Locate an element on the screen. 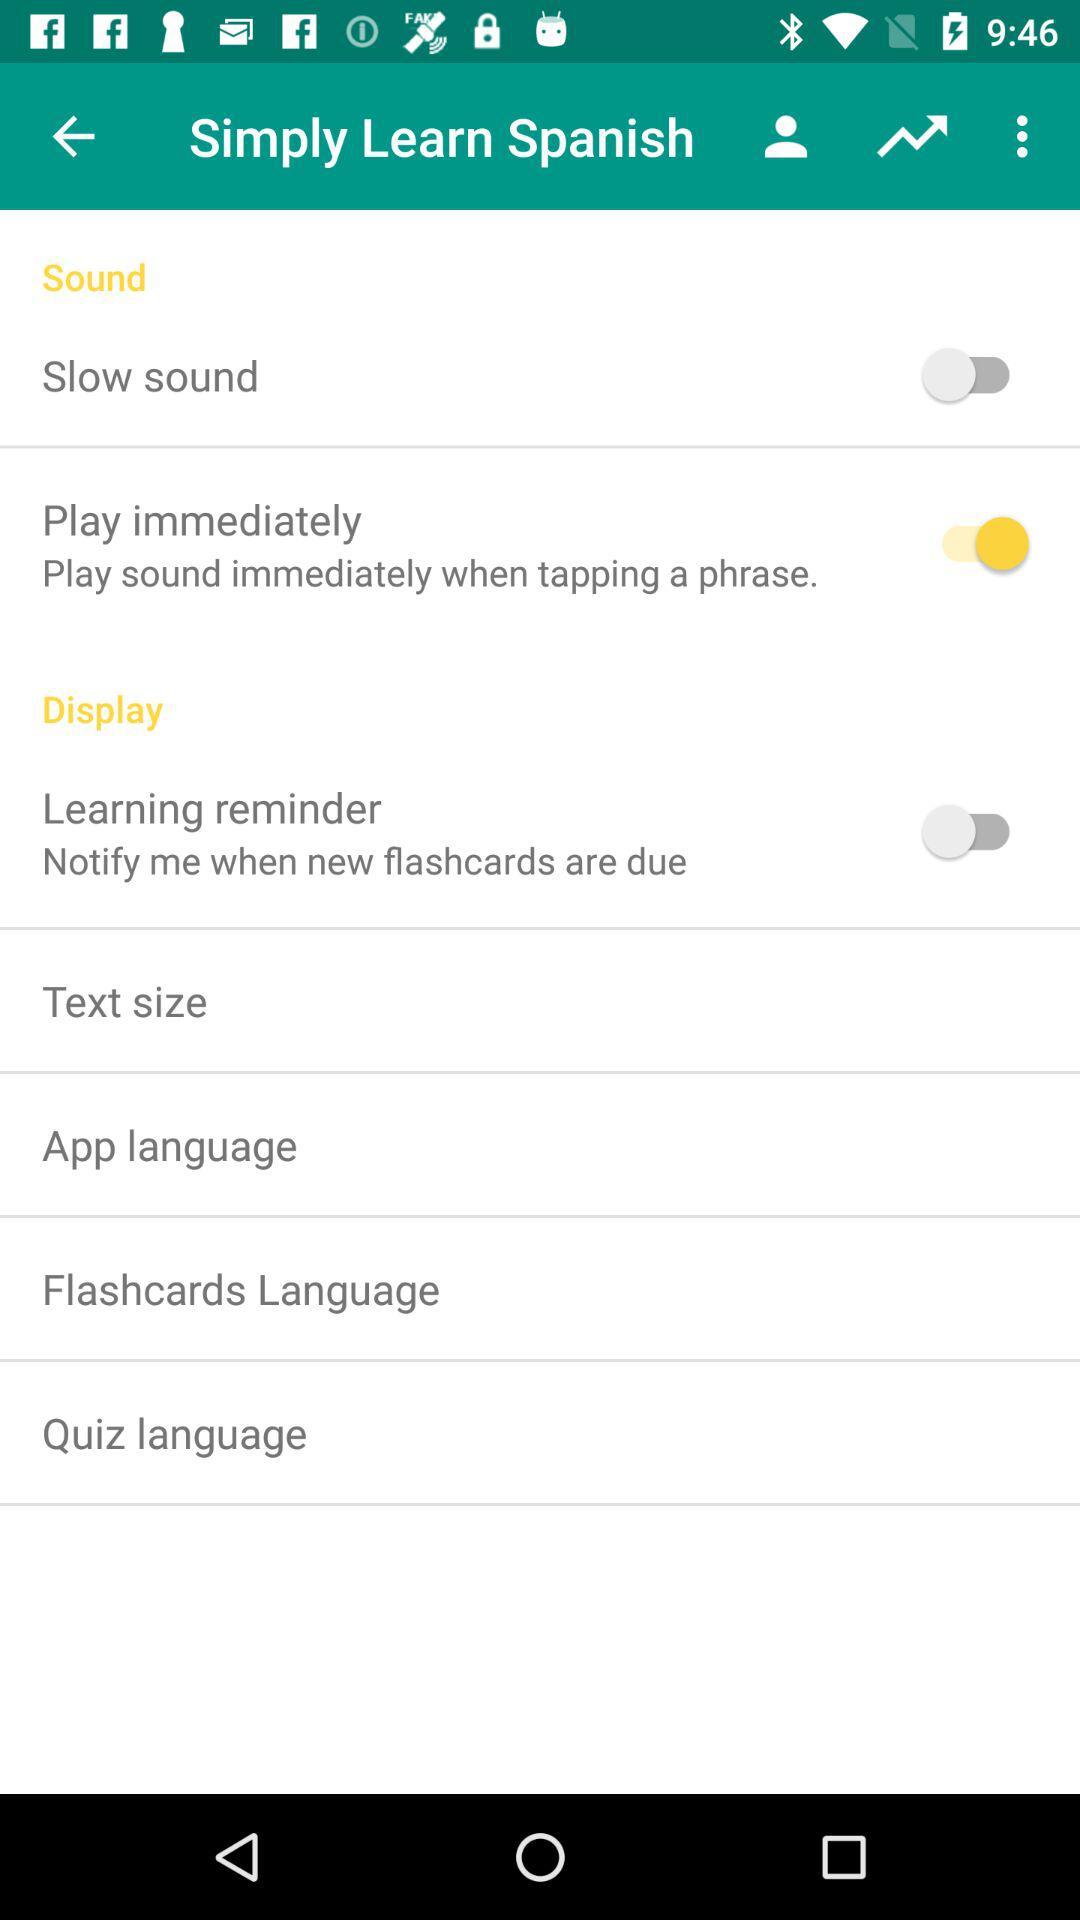  icon above the sound item is located at coordinates (911, 135).